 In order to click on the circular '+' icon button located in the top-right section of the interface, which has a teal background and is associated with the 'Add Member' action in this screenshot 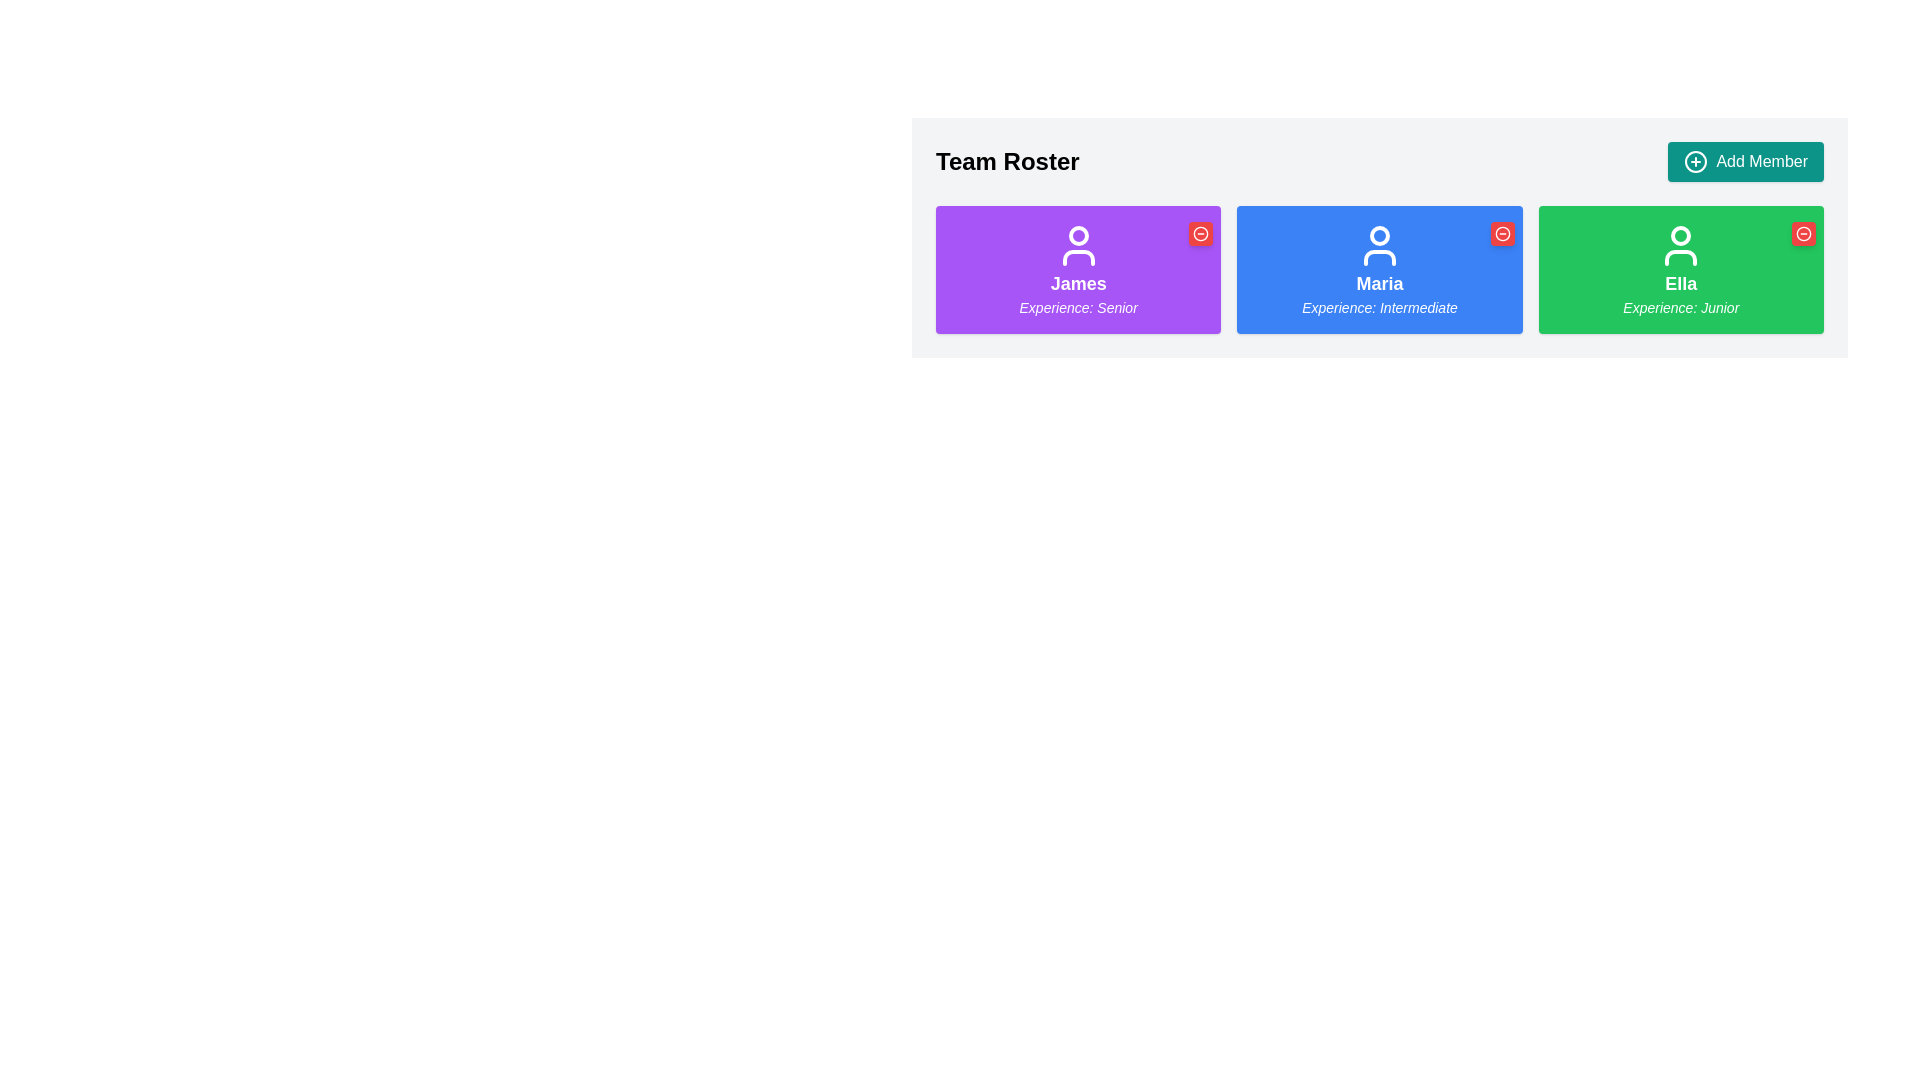, I will do `click(1695, 161)`.